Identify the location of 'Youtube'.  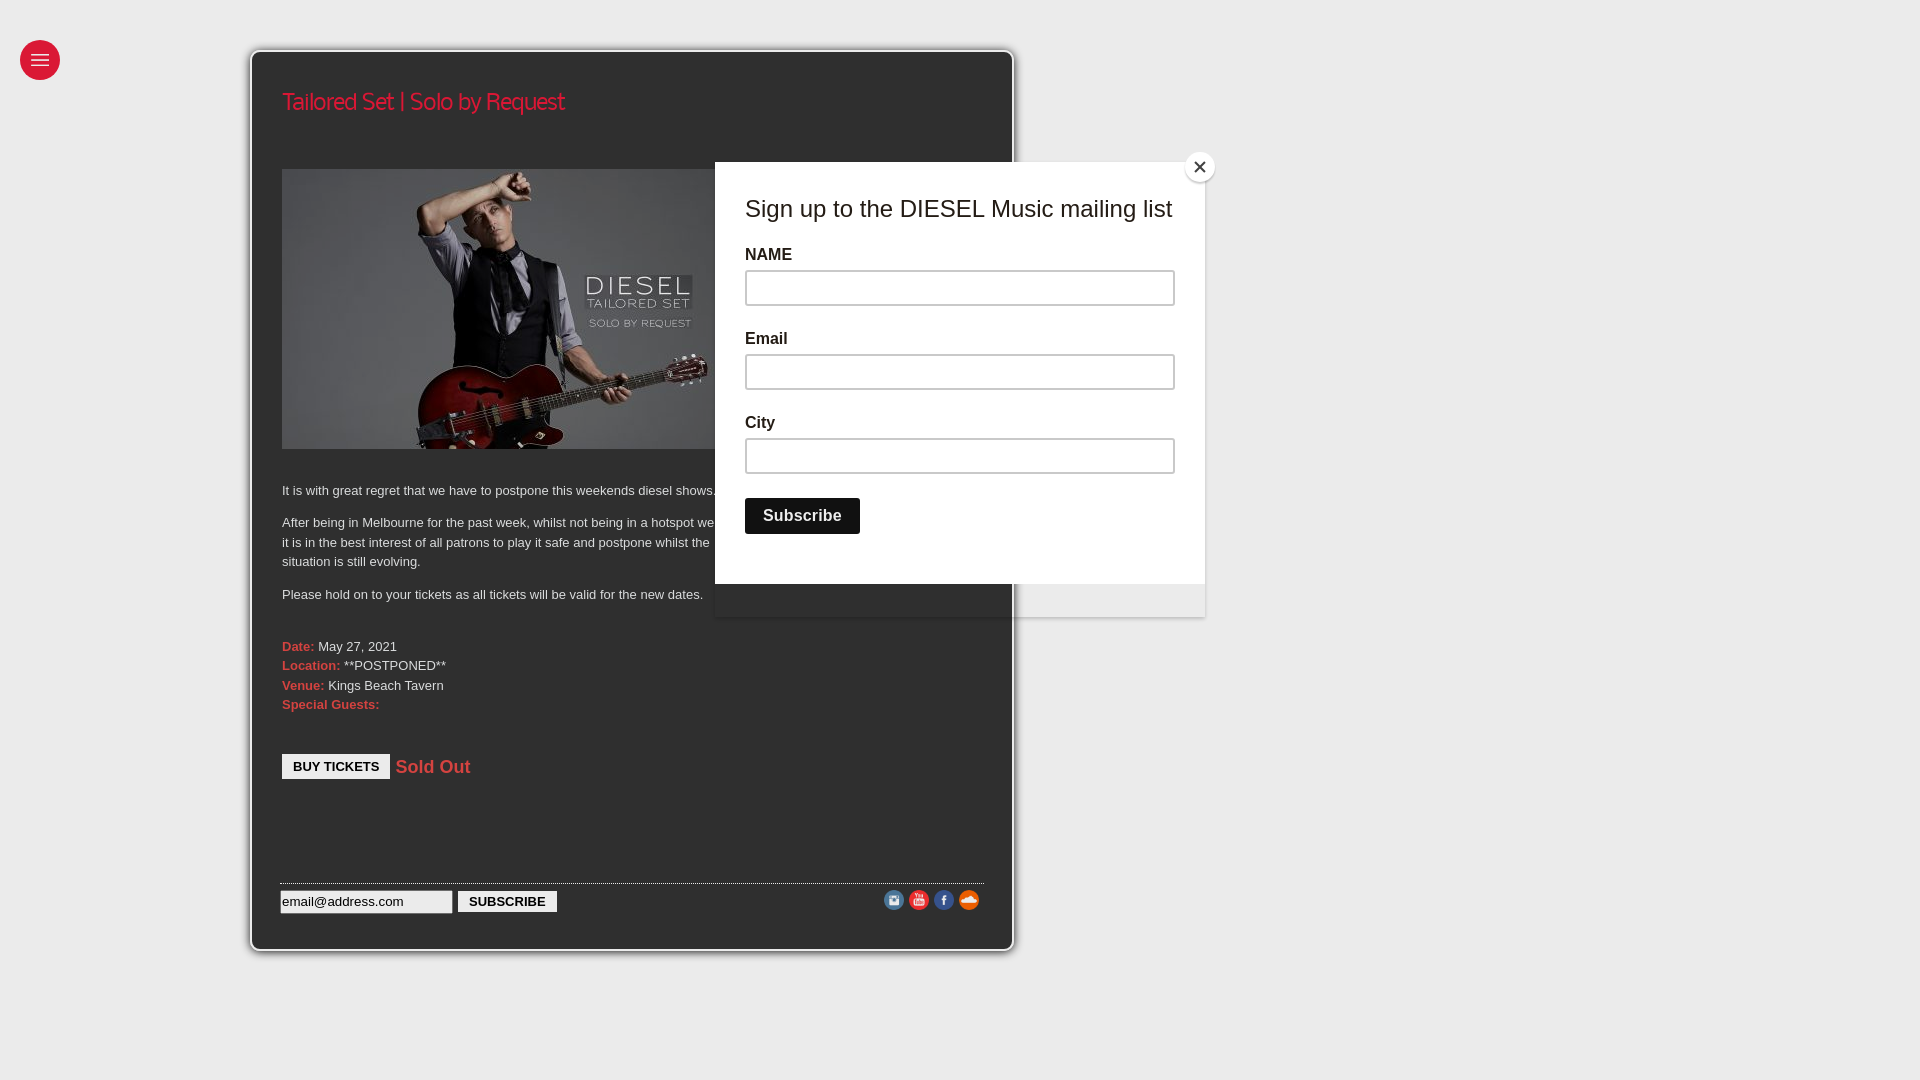
(917, 905).